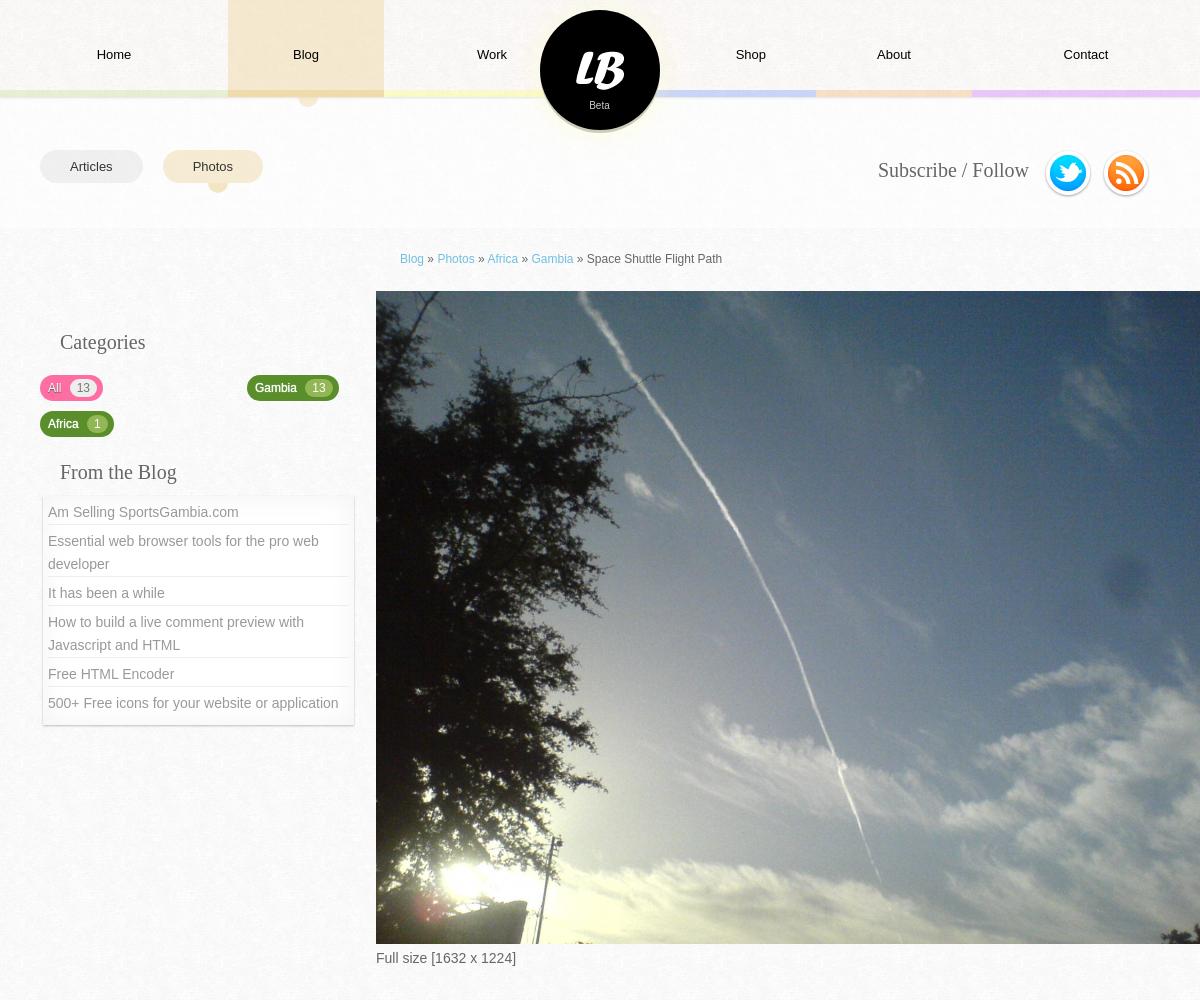 This screenshot has width=1200, height=1000. I want to click on 'Categories', so click(102, 341).